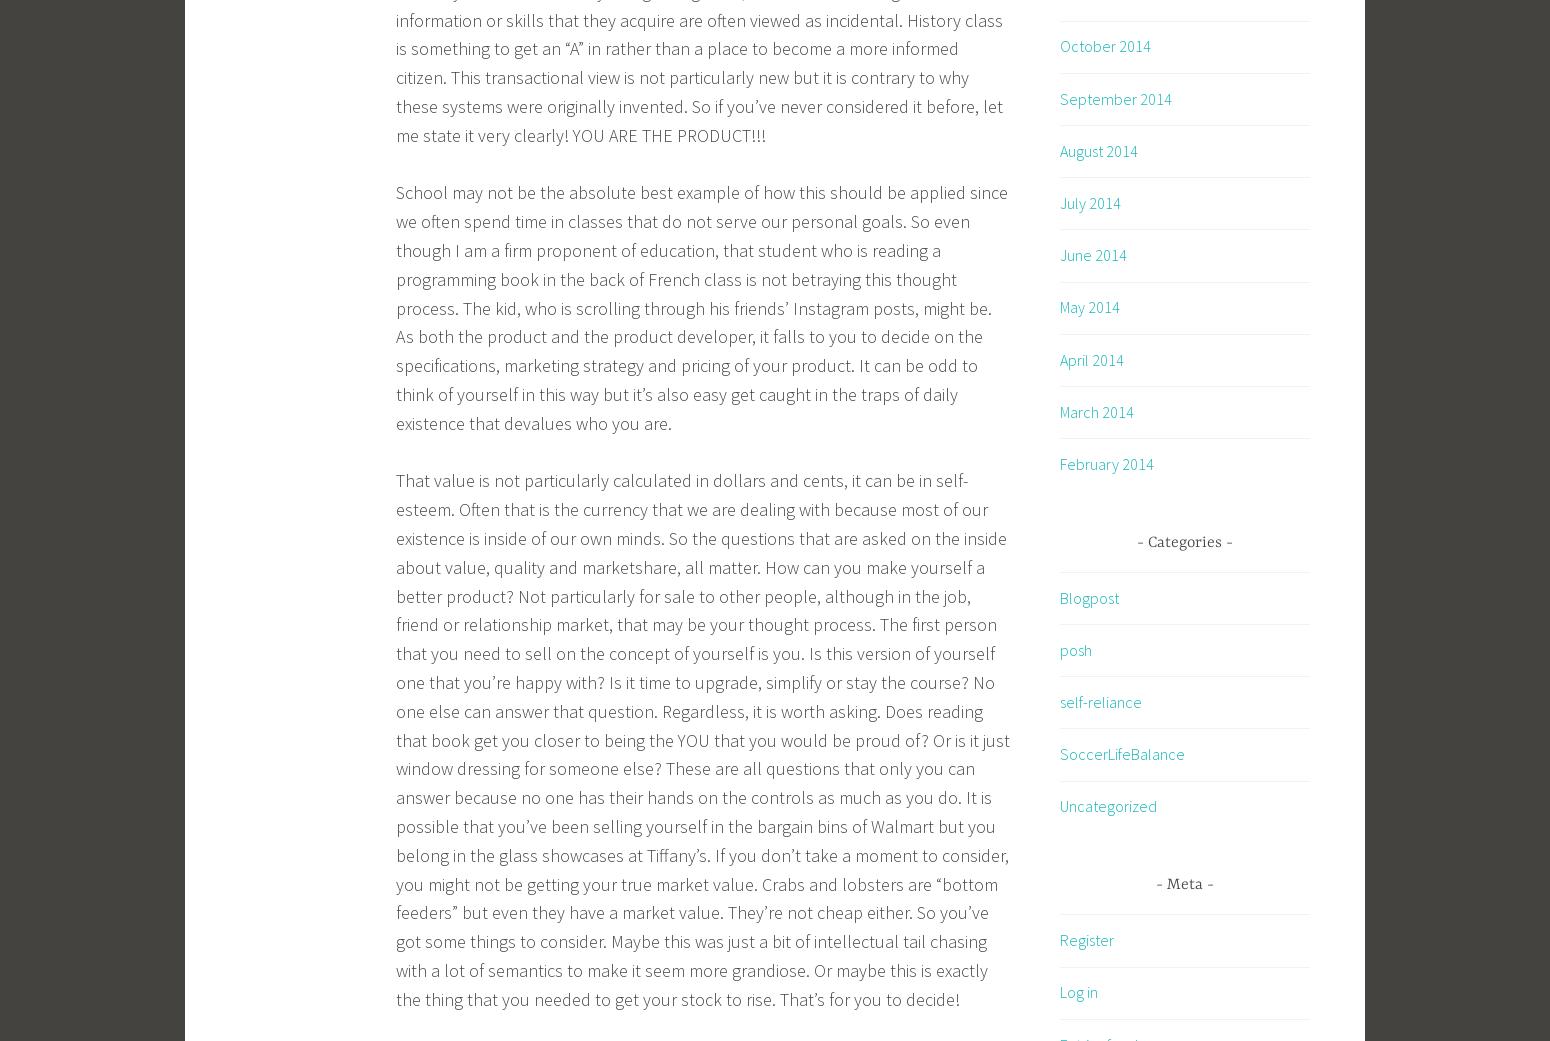 The height and width of the screenshot is (1041, 1550). What do you see at coordinates (1088, 597) in the screenshot?
I see `'Blogpost'` at bounding box center [1088, 597].